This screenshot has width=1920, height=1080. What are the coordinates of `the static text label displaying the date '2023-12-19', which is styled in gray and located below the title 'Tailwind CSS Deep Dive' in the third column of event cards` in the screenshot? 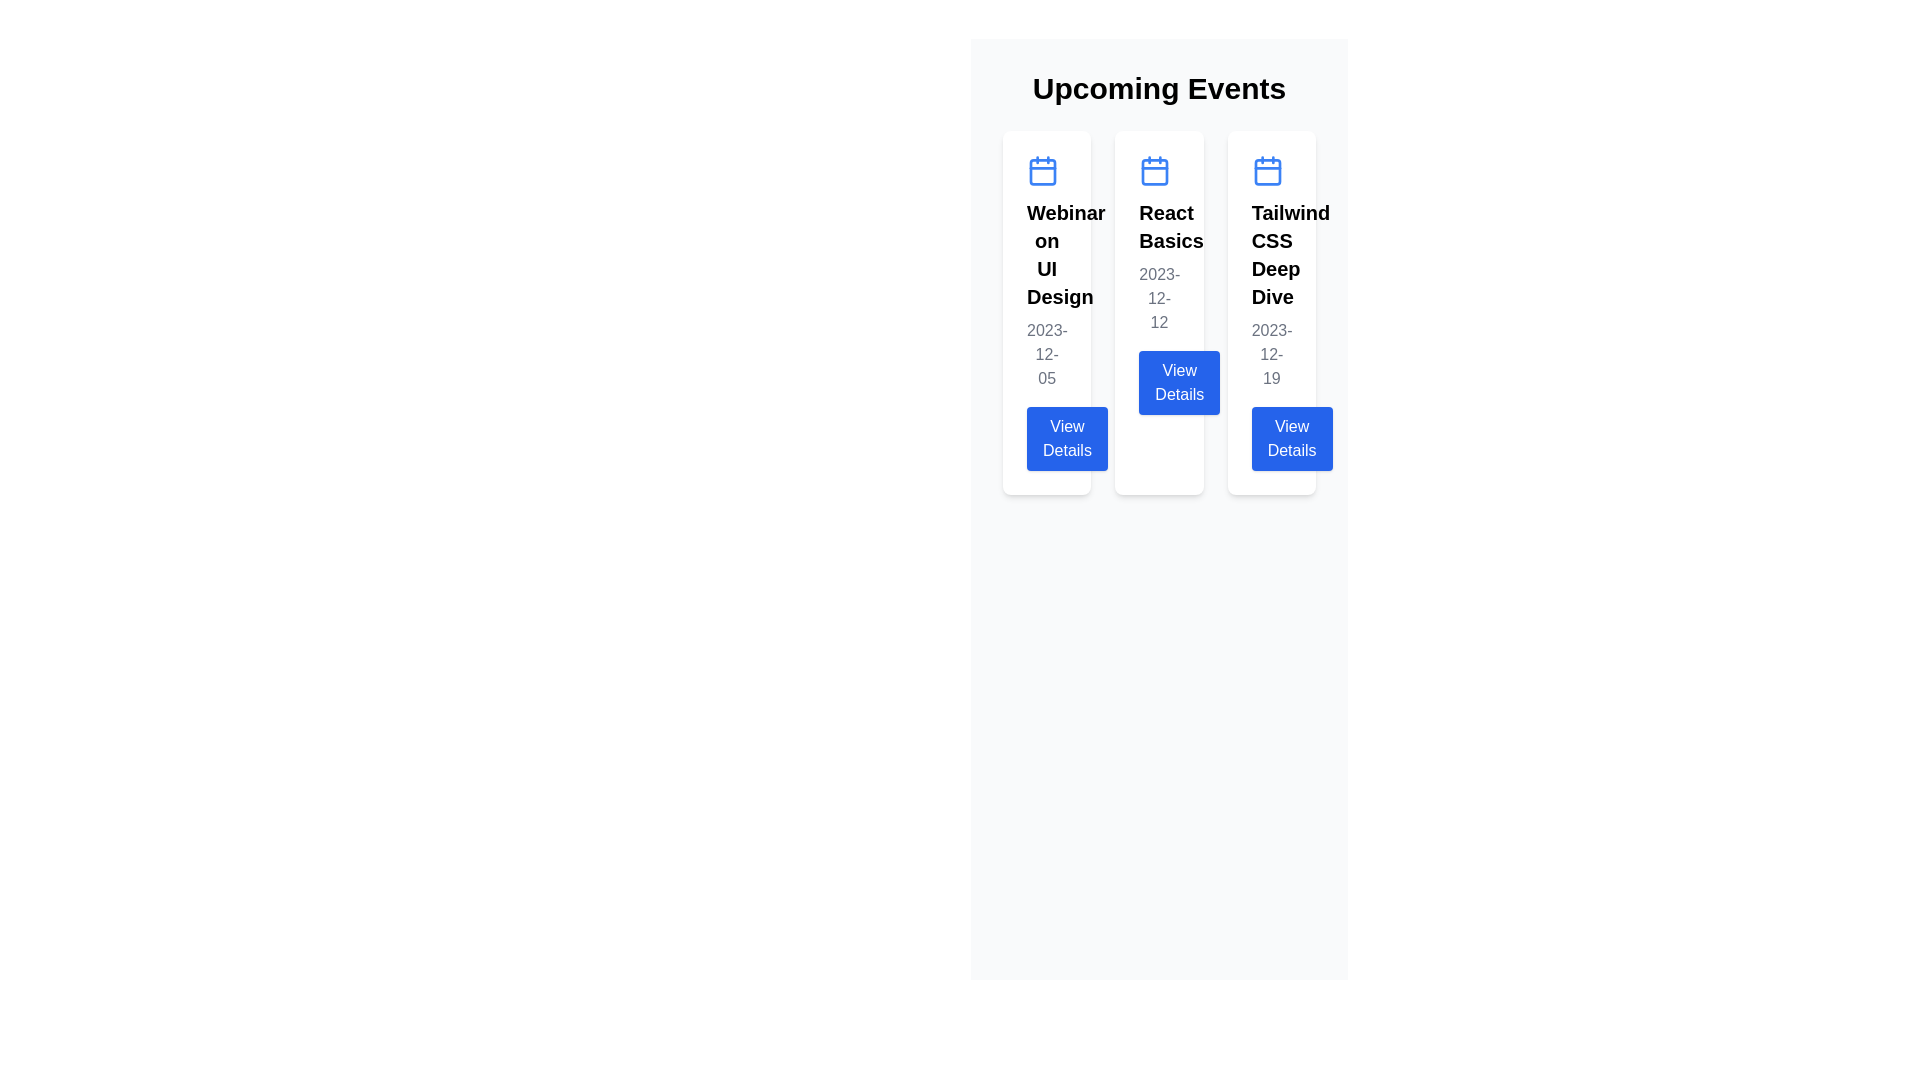 It's located at (1270, 353).